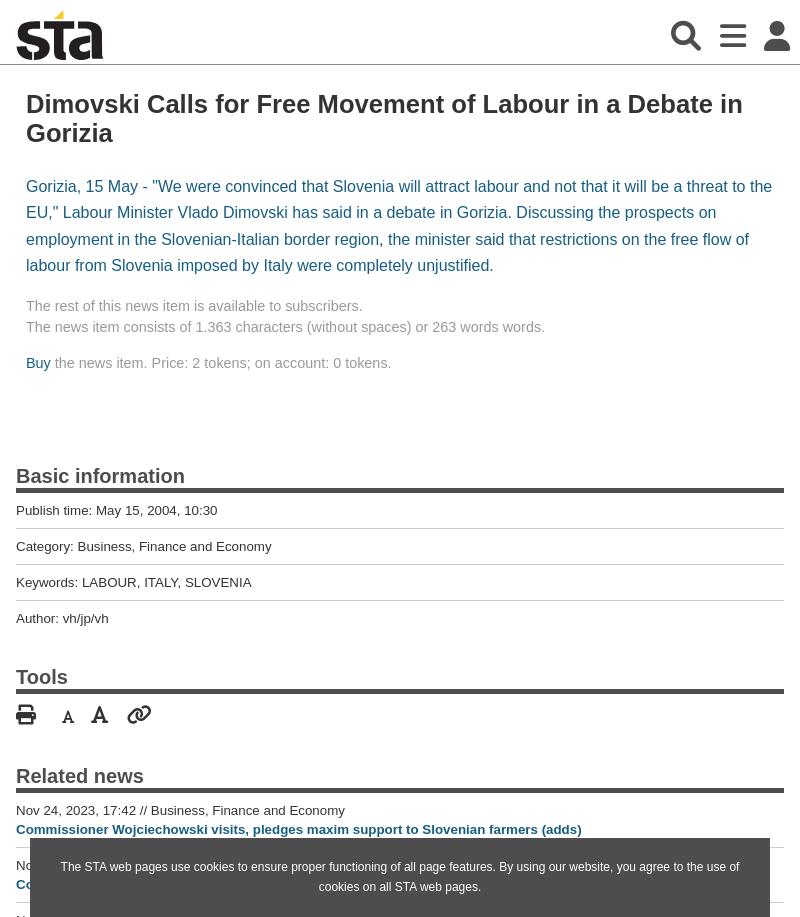 The image size is (800, 917). I want to click on 'Related news', so click(16, 773).